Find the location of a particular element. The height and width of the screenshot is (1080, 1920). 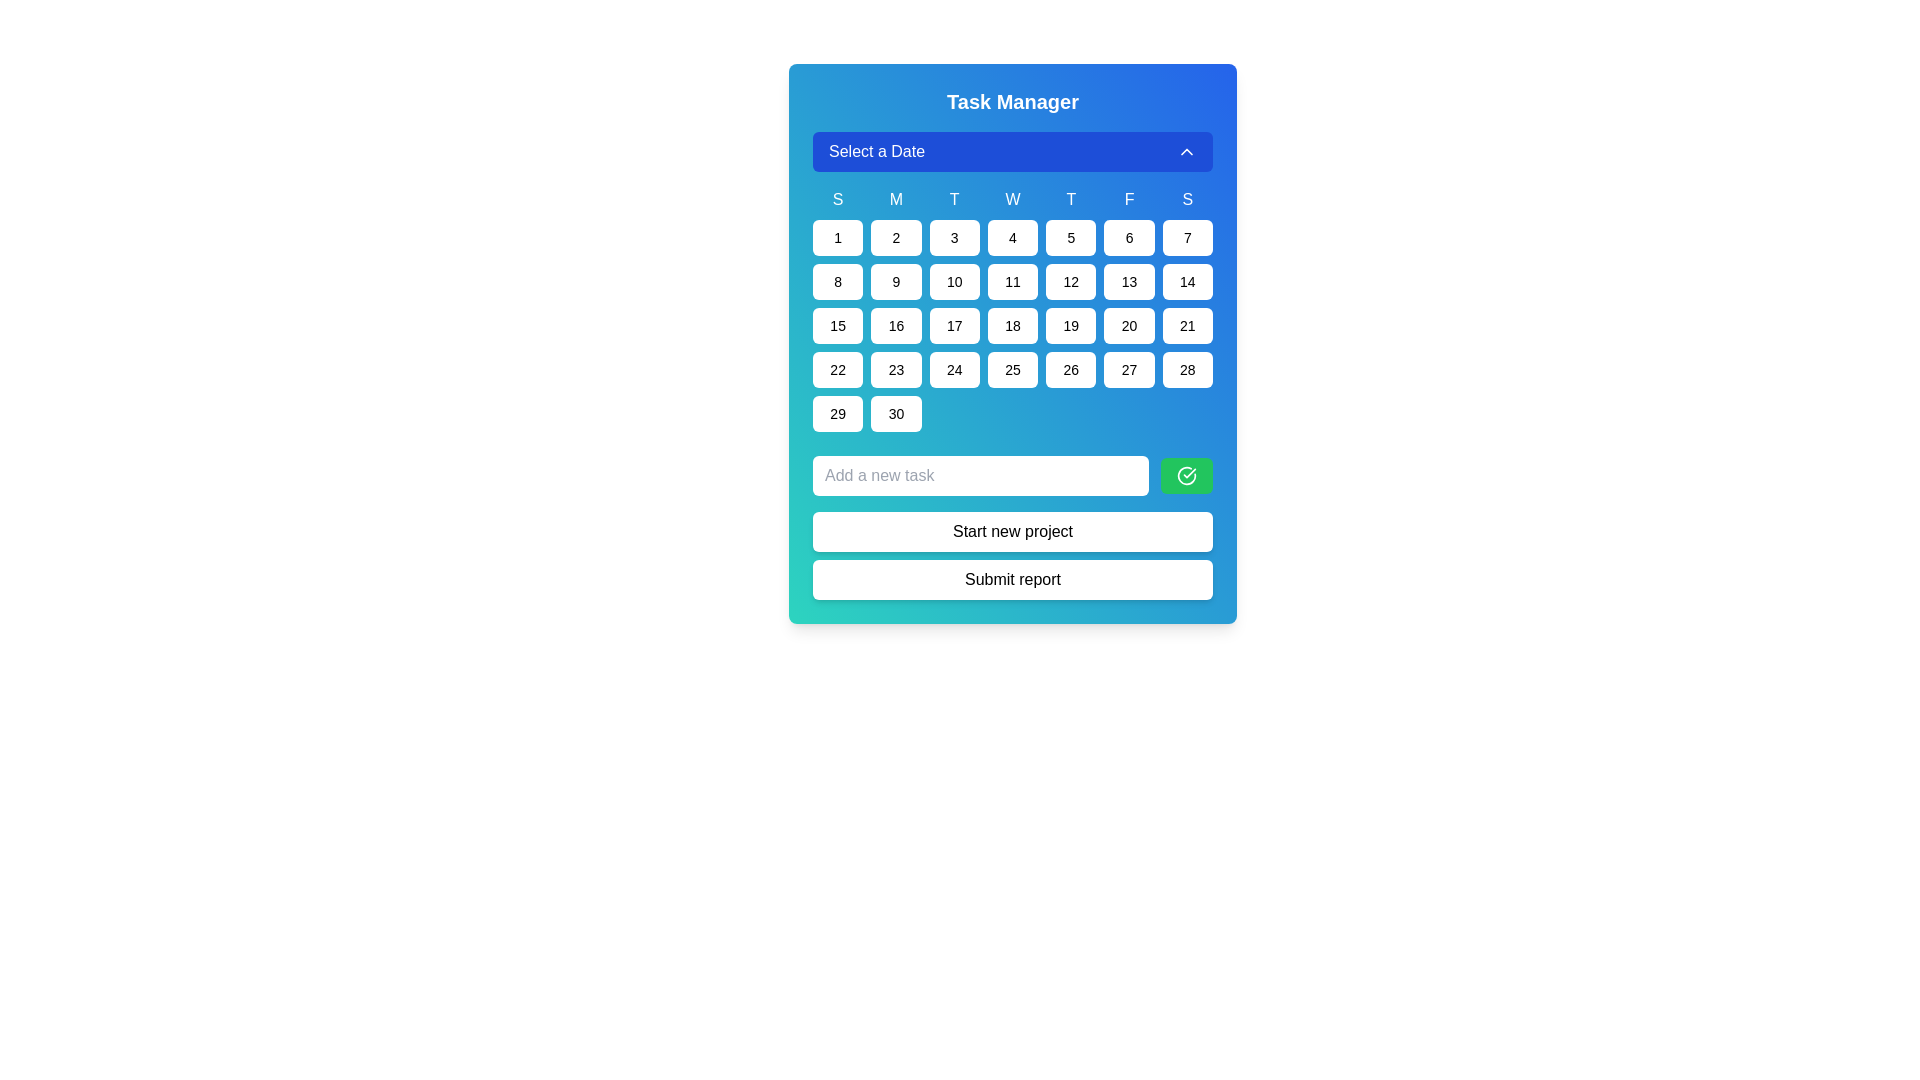

the rectangular button with rounded corners labeled '11' is located at coordinates (1012, 281).